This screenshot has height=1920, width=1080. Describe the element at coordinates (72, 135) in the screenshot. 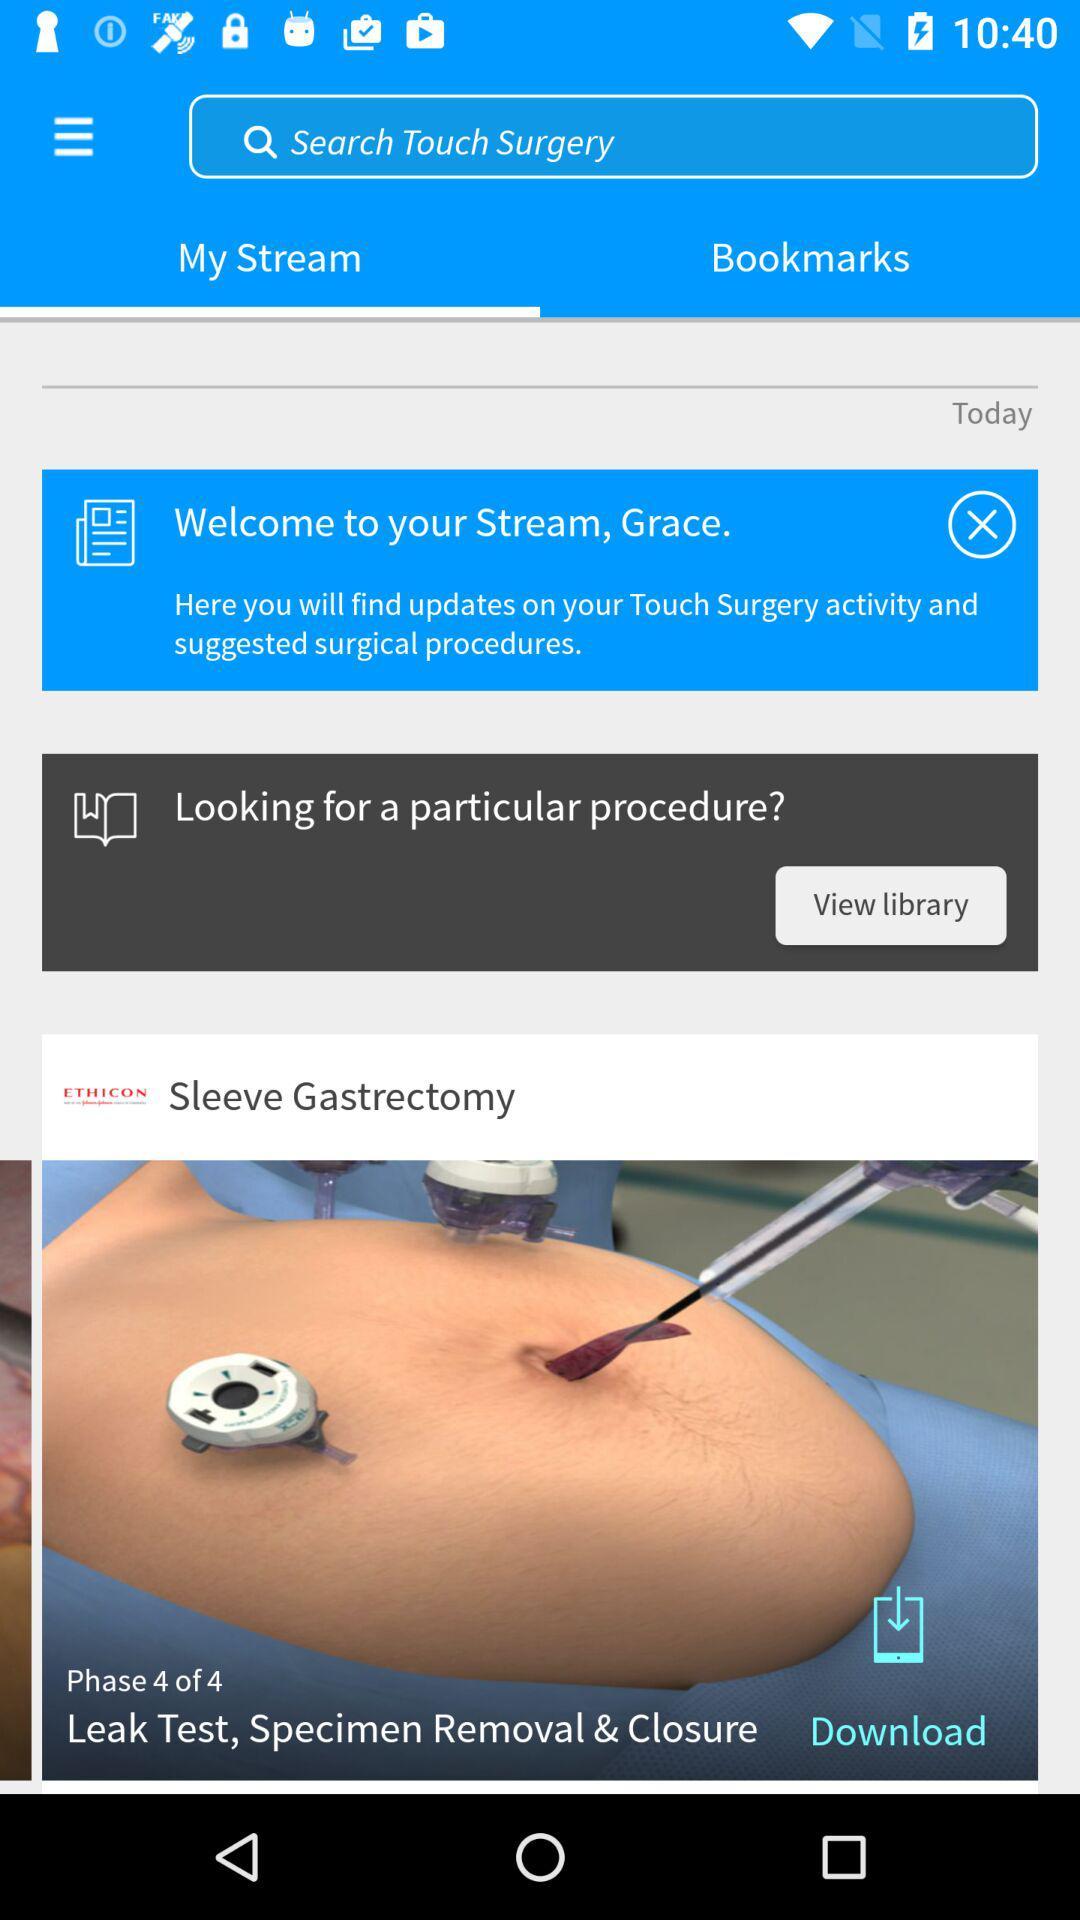

I see `the item above my stream icon` at that location.